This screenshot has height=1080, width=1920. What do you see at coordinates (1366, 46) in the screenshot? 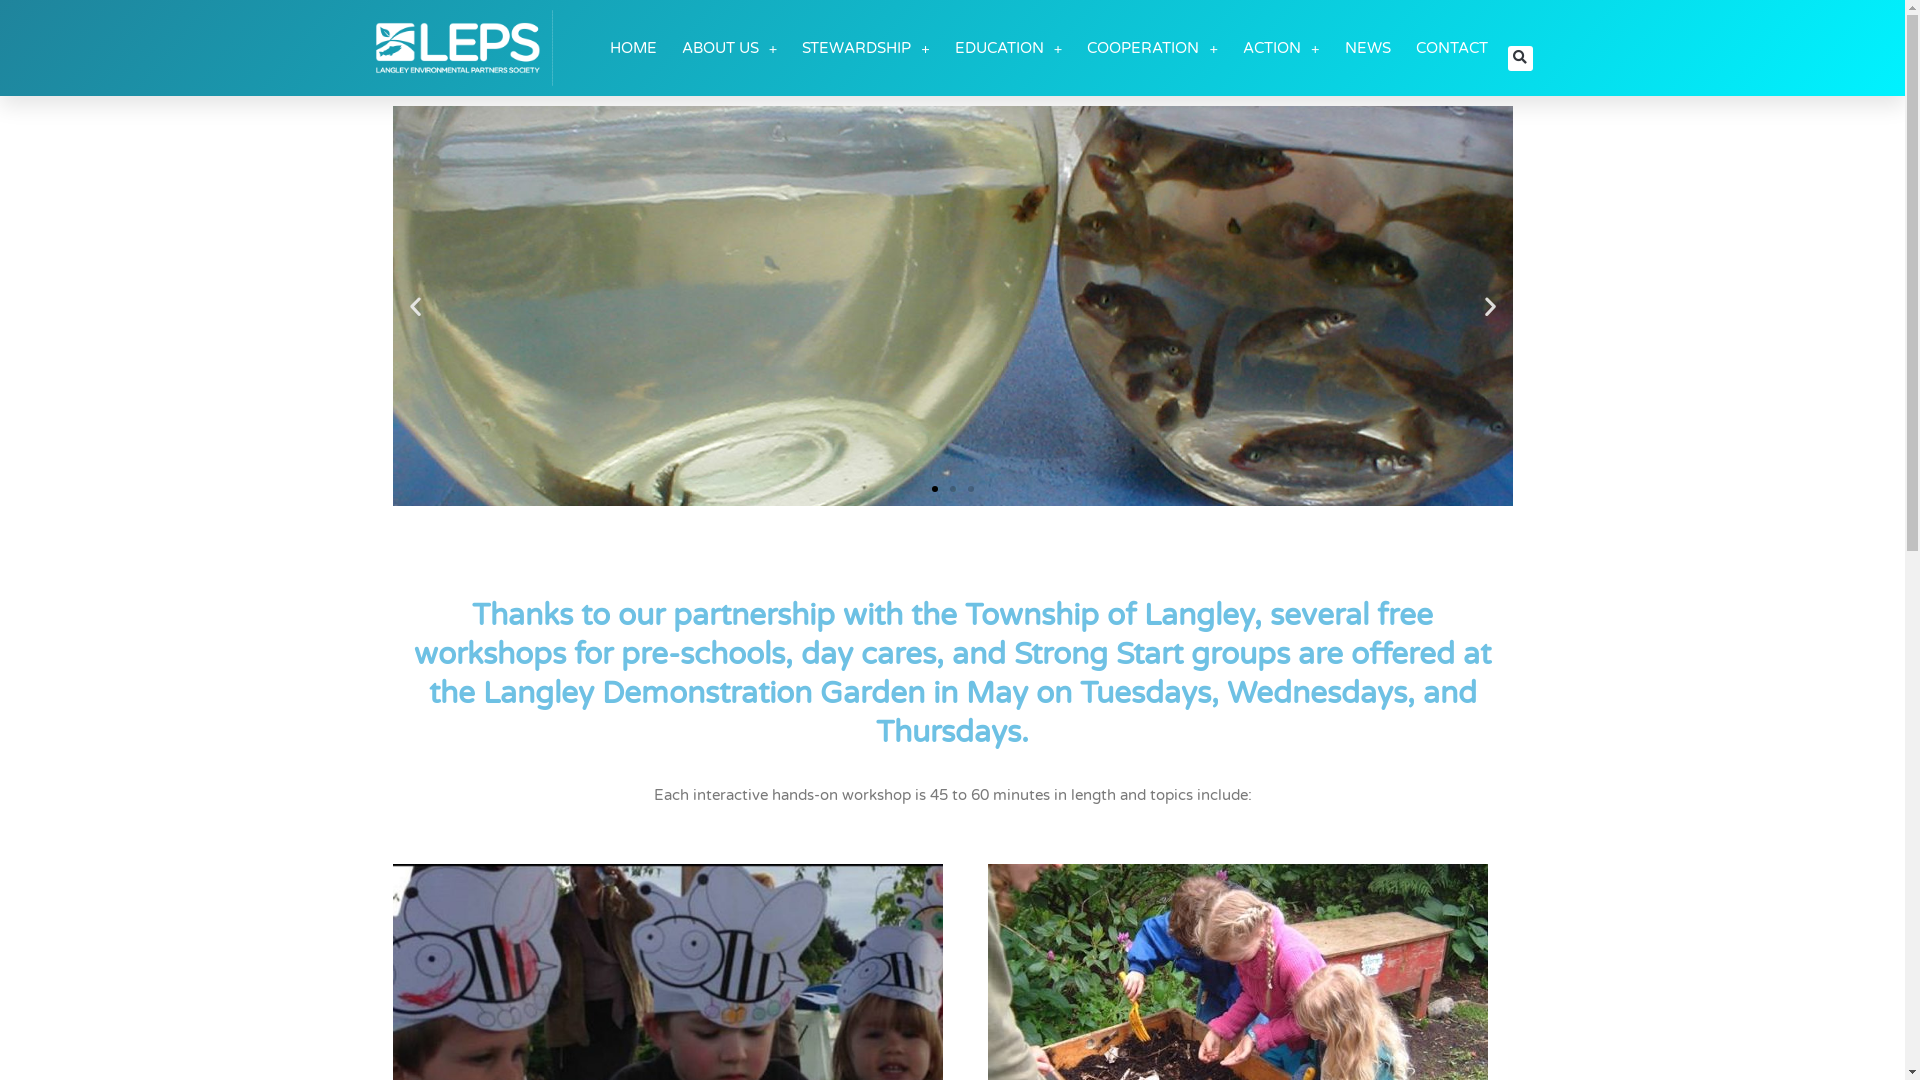
I see `'NEWS'` at bounding box center [1366, 46].